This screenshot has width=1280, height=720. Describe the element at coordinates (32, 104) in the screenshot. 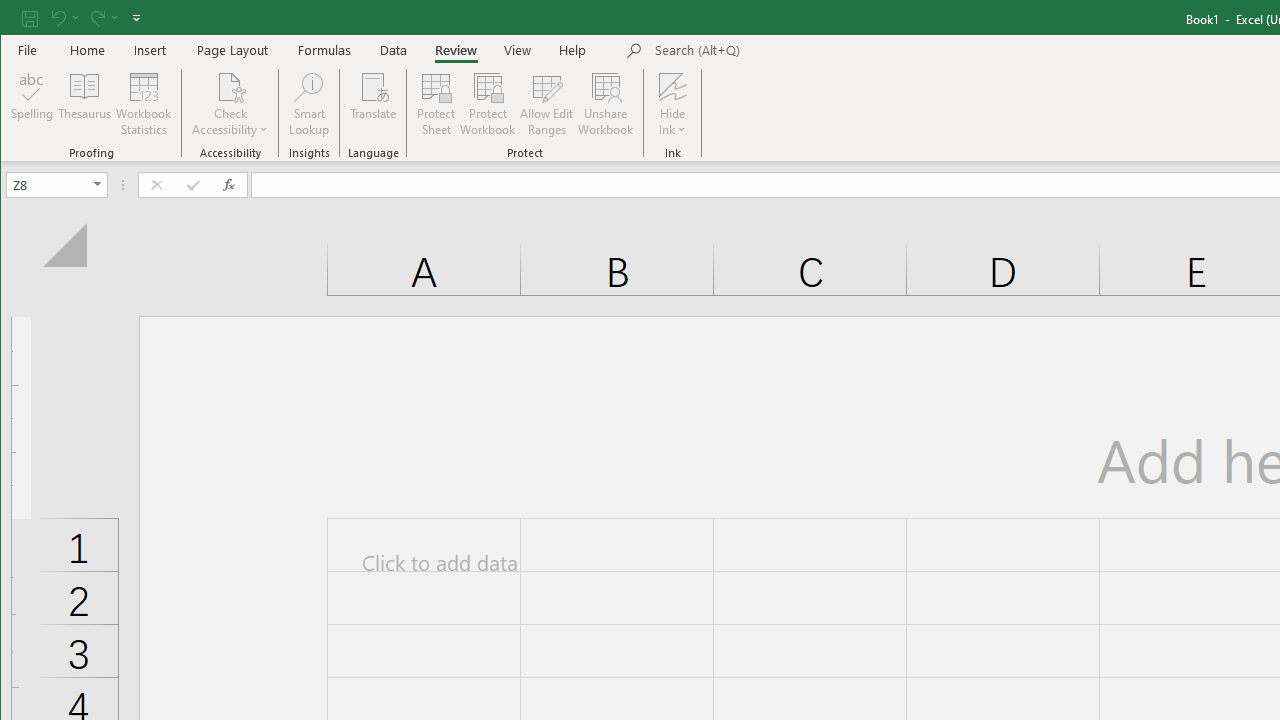

I see `'Spelling...'` at that location.